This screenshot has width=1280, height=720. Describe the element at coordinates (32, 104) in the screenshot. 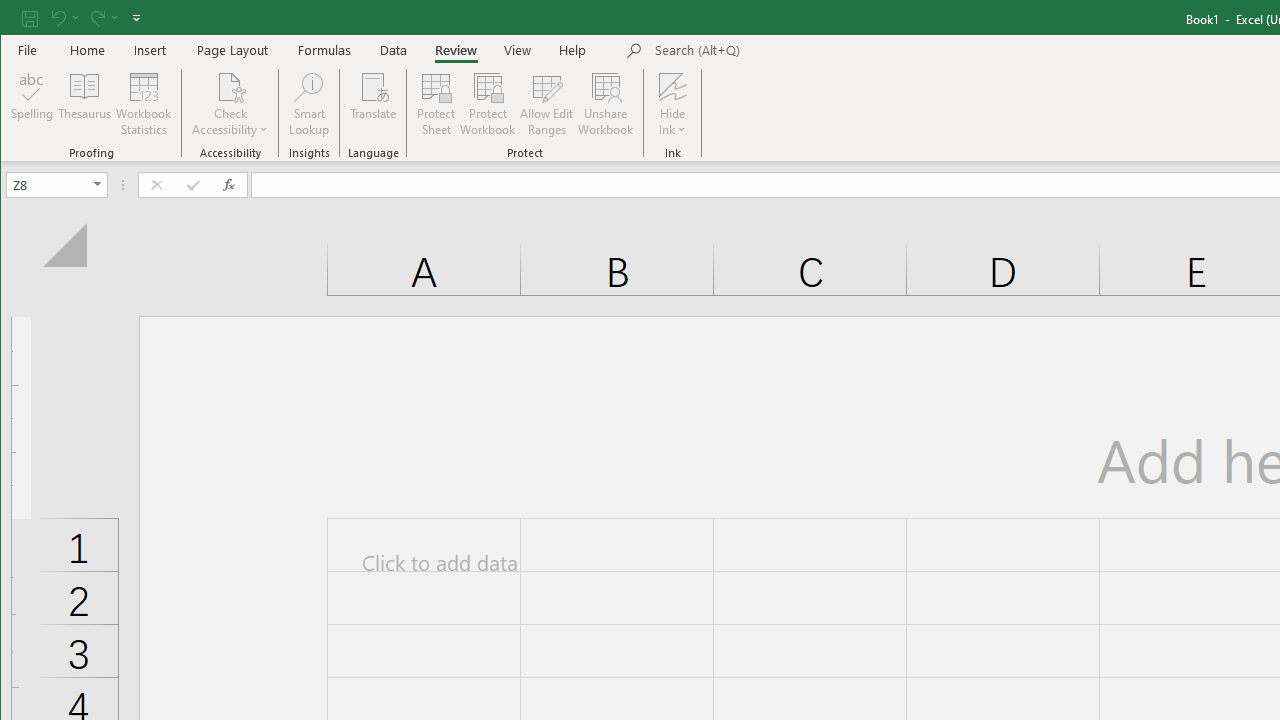

I see `'Spelling...'` at that location.